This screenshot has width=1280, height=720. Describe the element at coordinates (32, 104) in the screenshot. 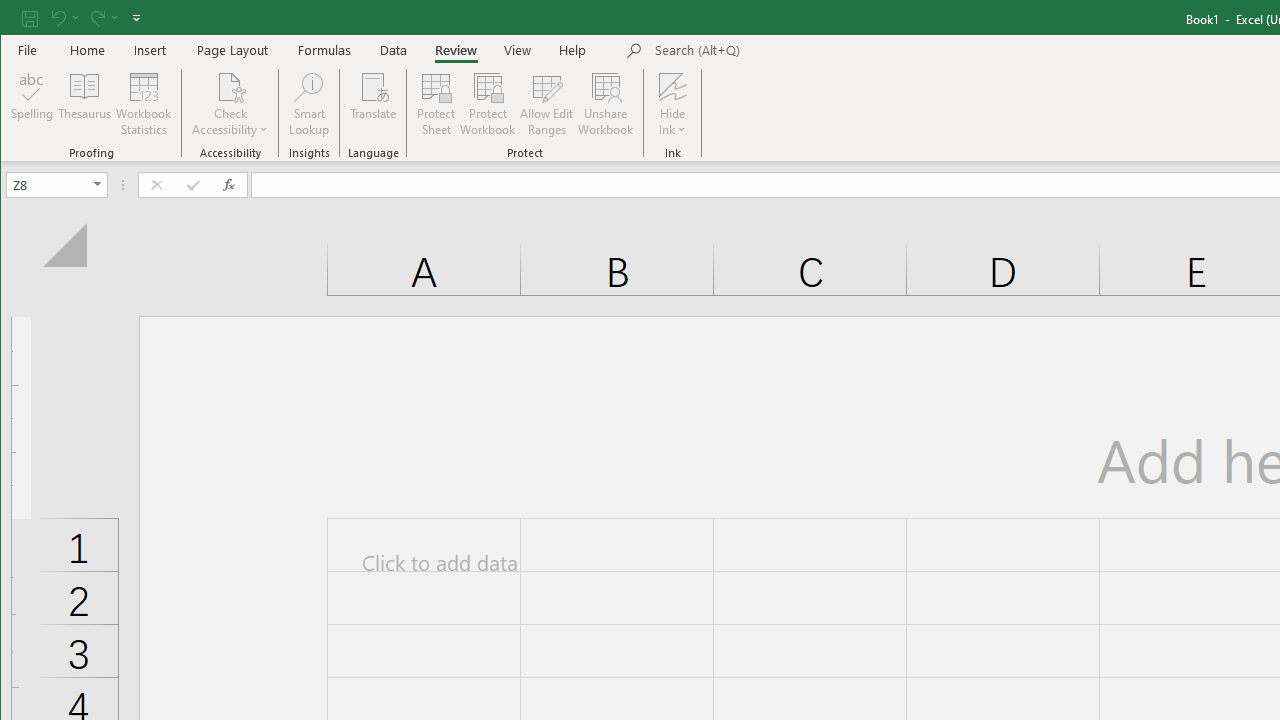

I see `'Spelling...'` at that location.